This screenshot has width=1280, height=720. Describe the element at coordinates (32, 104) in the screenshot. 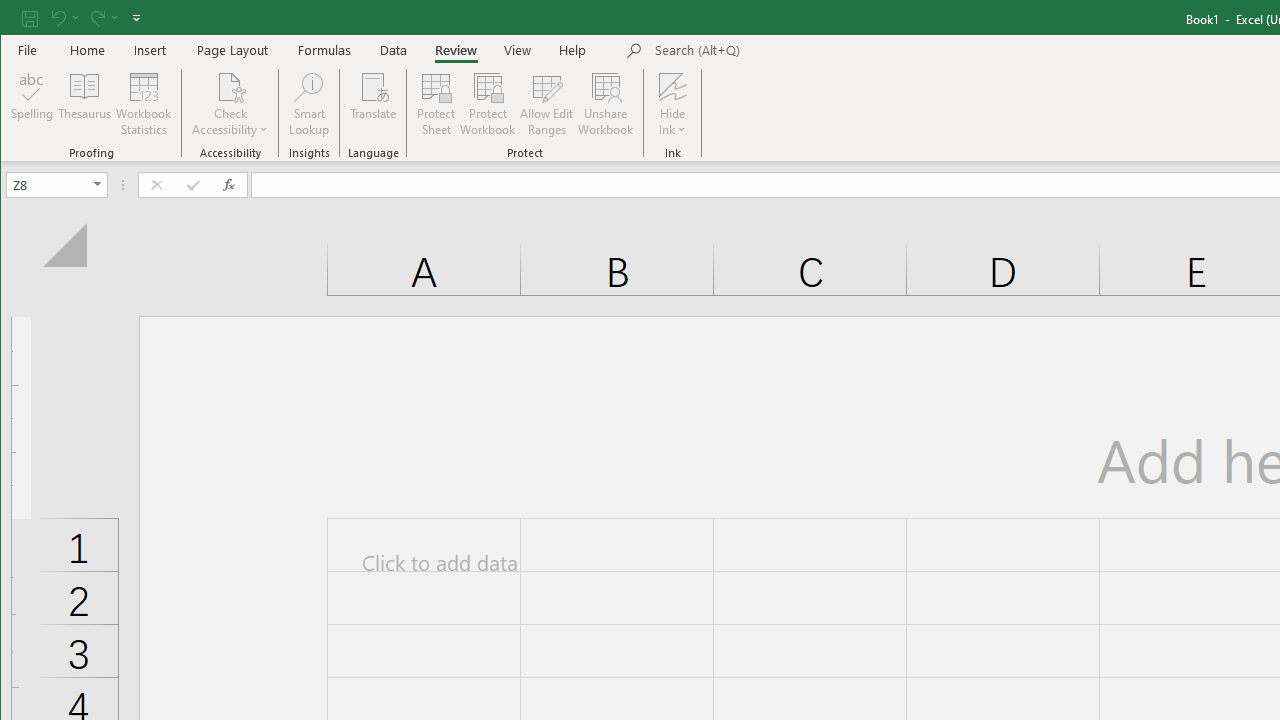

I see `'Spelling...'` at that location.